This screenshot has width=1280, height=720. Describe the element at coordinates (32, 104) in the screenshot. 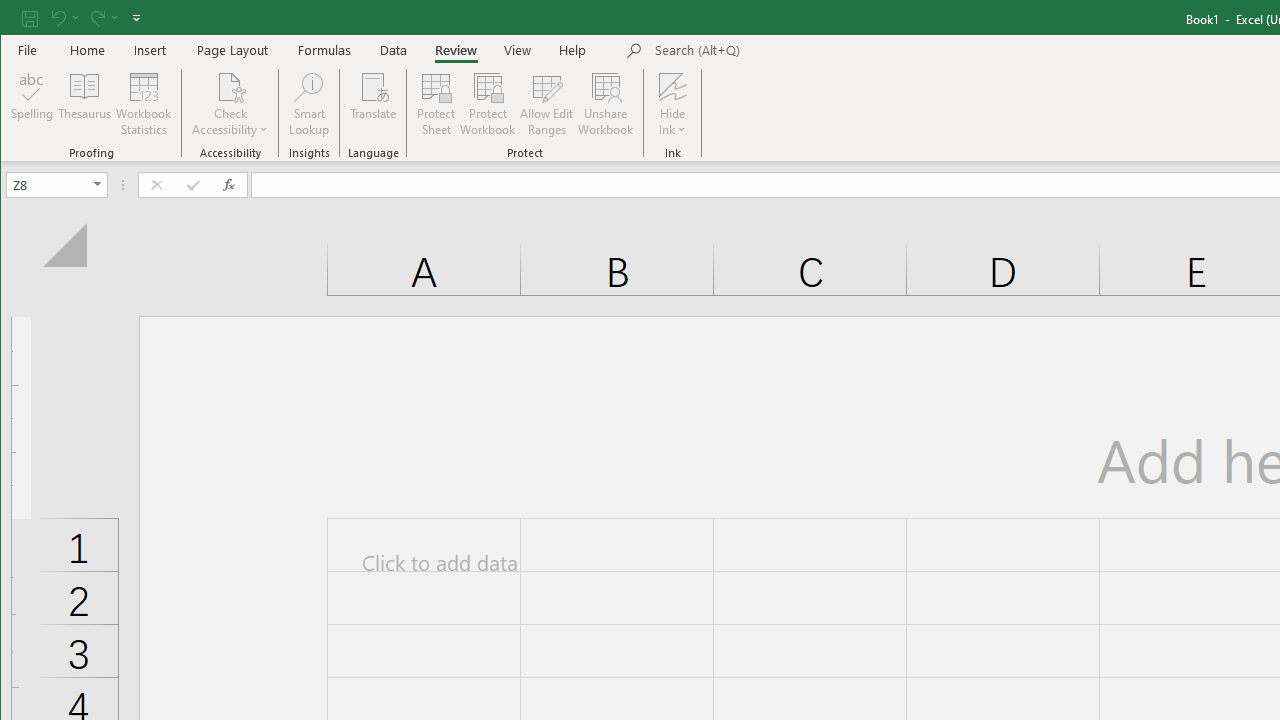

I see `'Spelling...'` at that location.